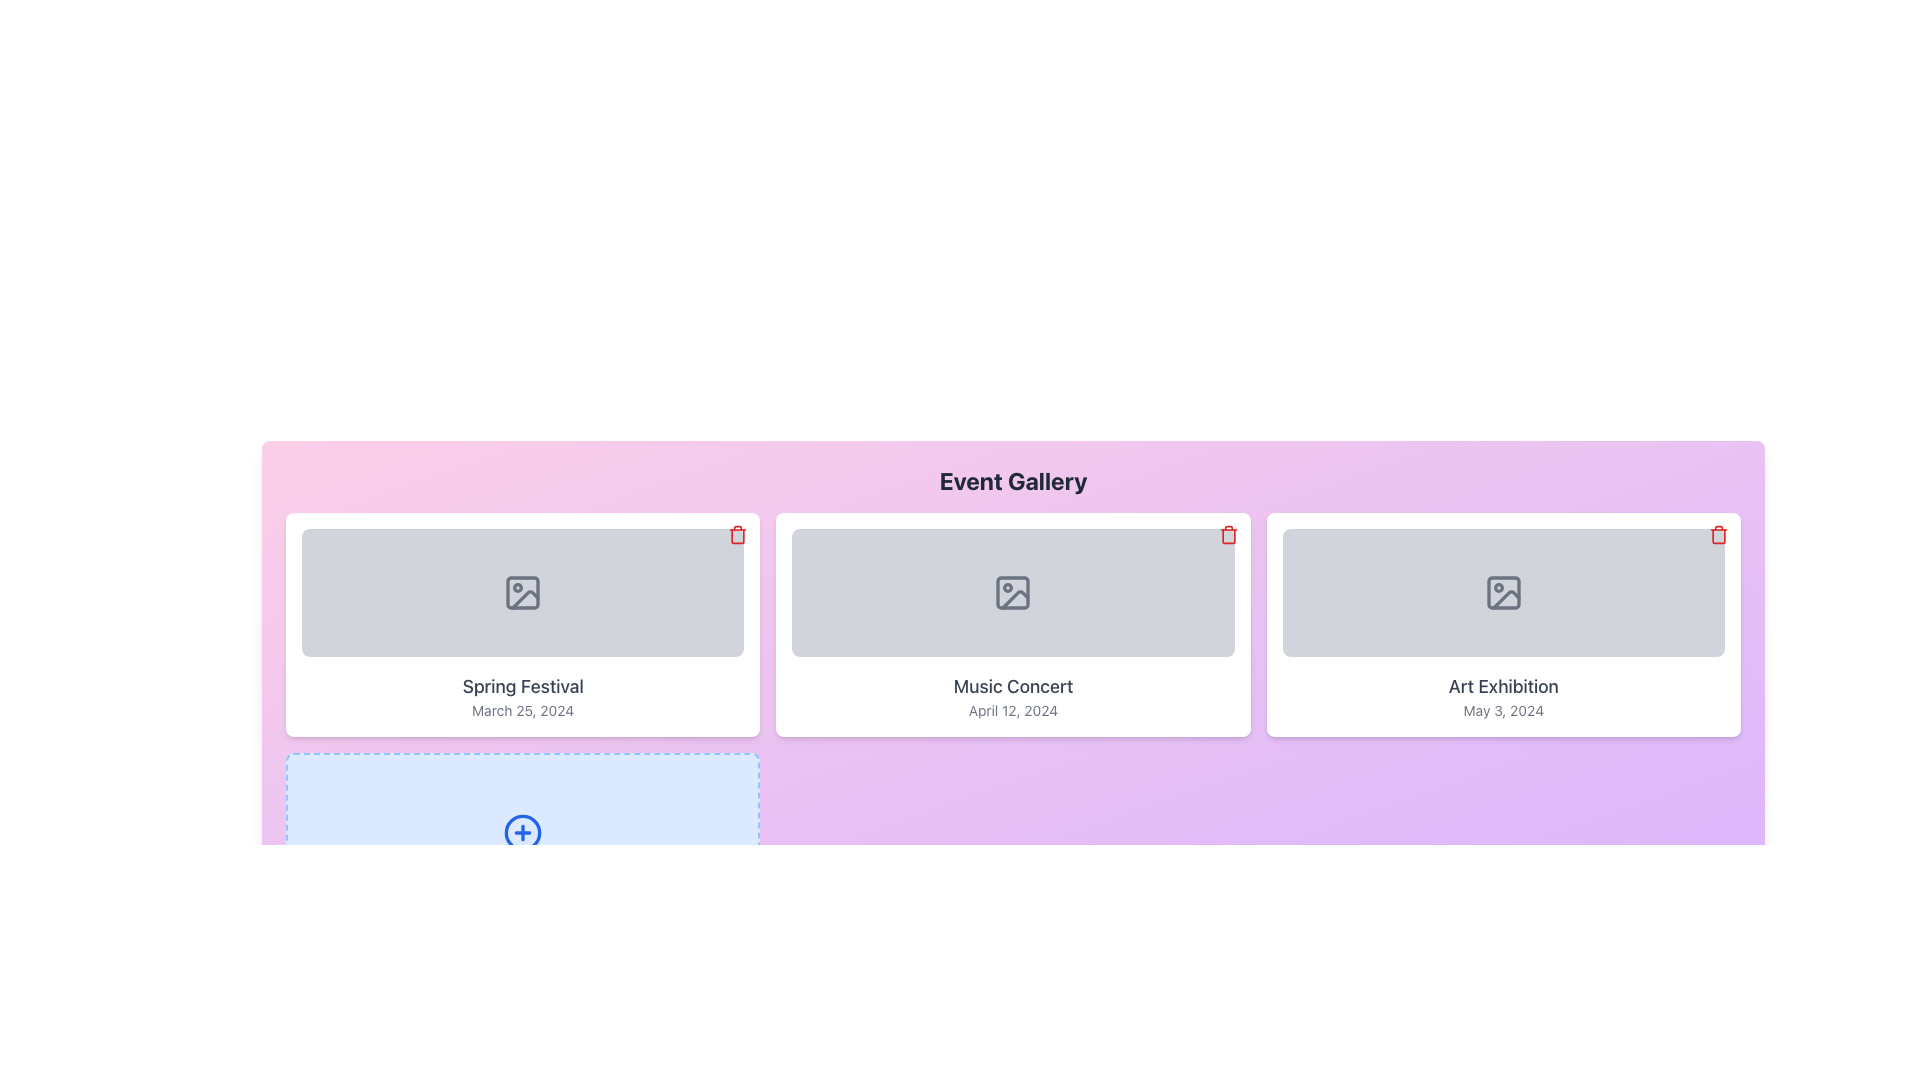 Image resolution: width=1920 pixels, height=1080 pixels. What do you see at coordinates (523, 709) in the screenshot?
I see `the Text Label displaying the date associated with the 'Spring Festival' event, located at the bottom of the card component under its title` at bounding box center [523, 709].